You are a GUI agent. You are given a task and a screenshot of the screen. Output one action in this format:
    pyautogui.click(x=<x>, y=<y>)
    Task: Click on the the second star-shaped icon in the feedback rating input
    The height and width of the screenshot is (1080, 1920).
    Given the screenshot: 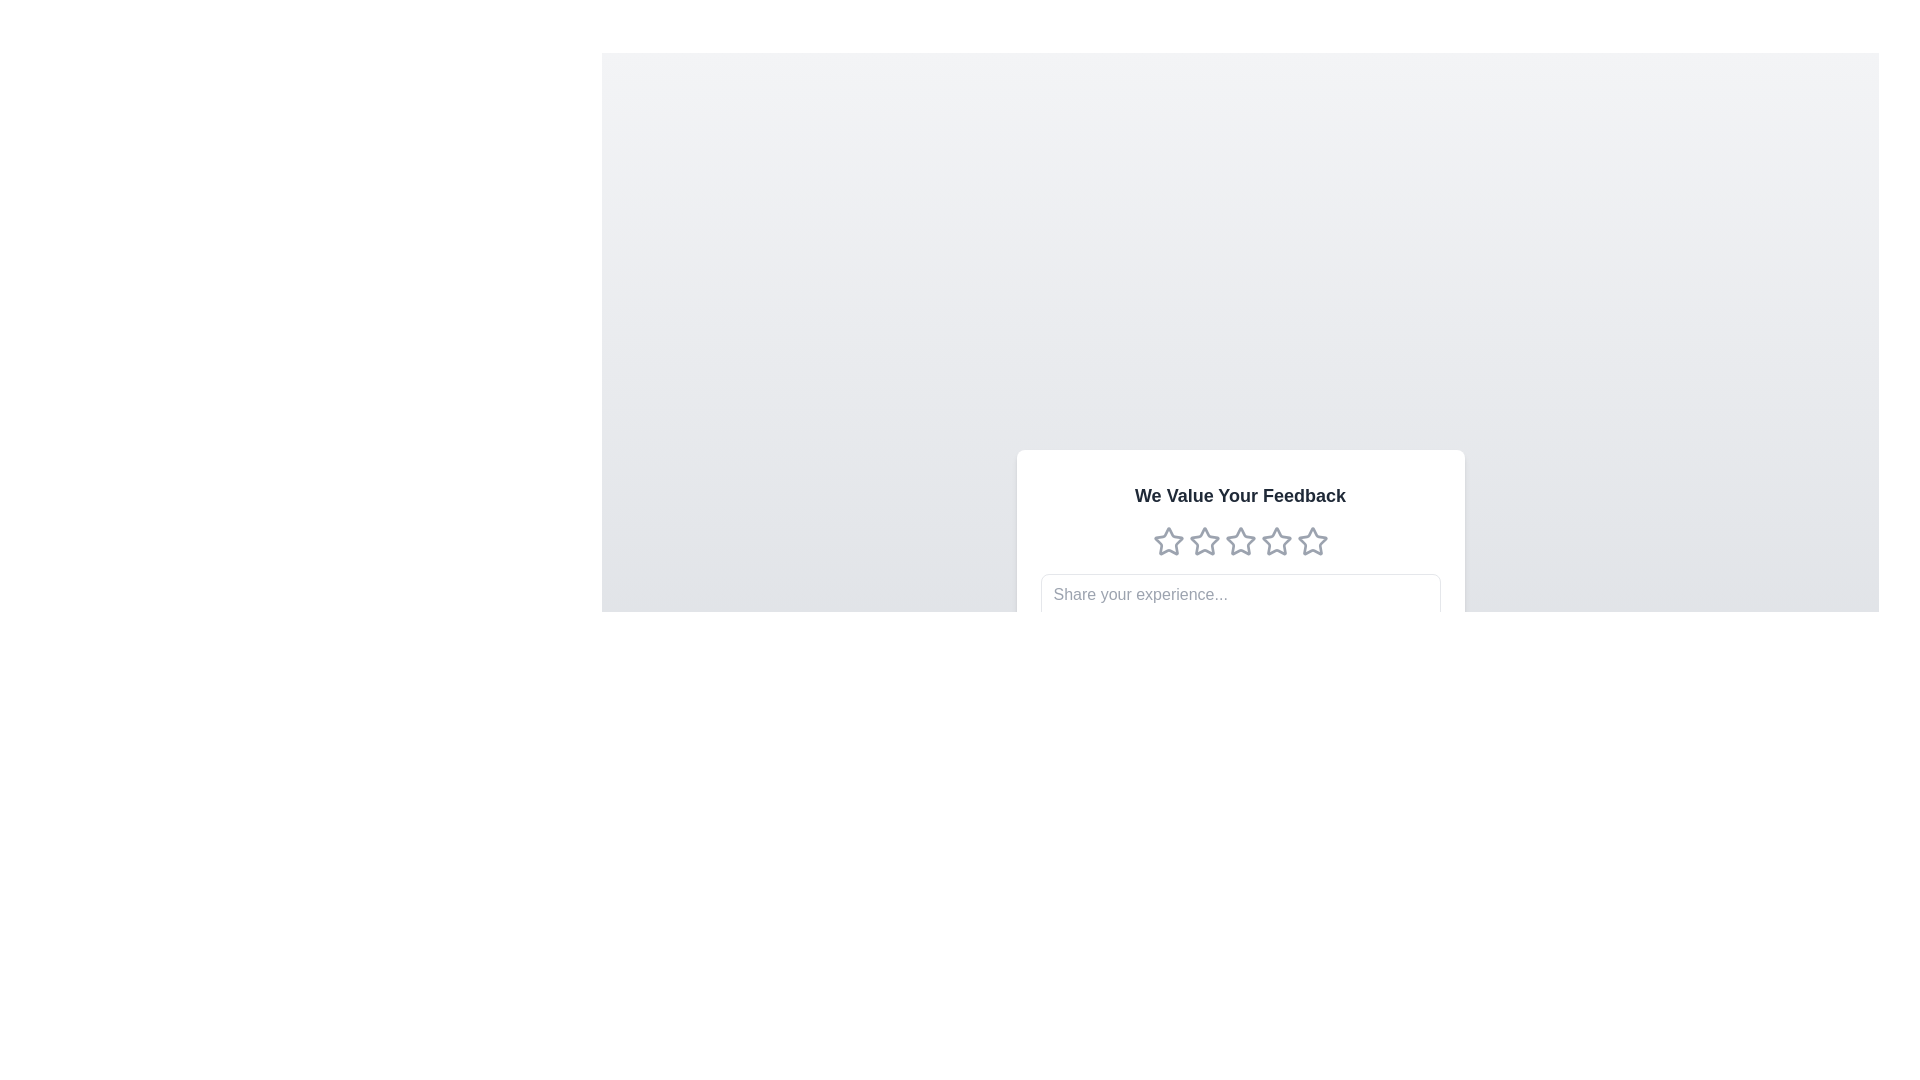 What is the action you would take?
    pyautogui.click(x=1203, y=541)
    